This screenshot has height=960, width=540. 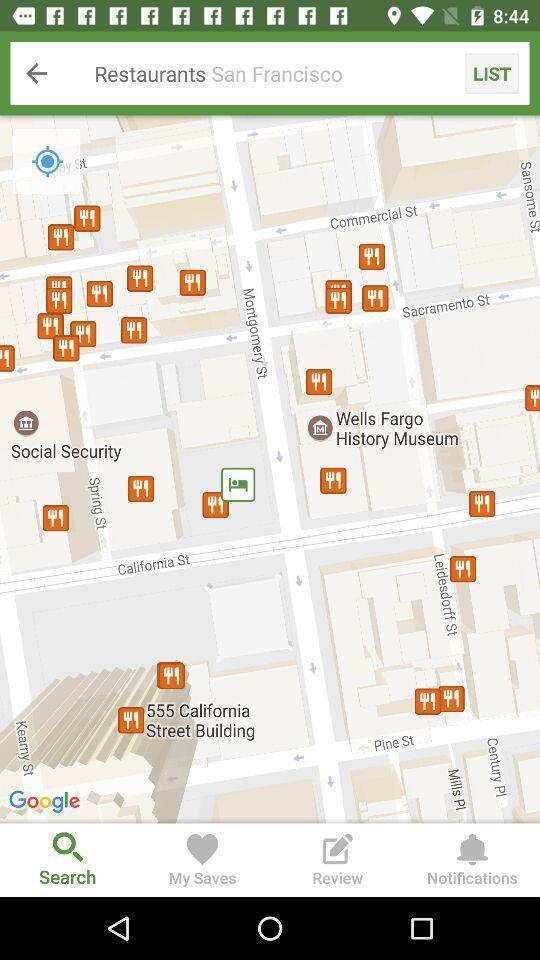 I want to click on the location_crosshair icon, so click(x=47, y=160).